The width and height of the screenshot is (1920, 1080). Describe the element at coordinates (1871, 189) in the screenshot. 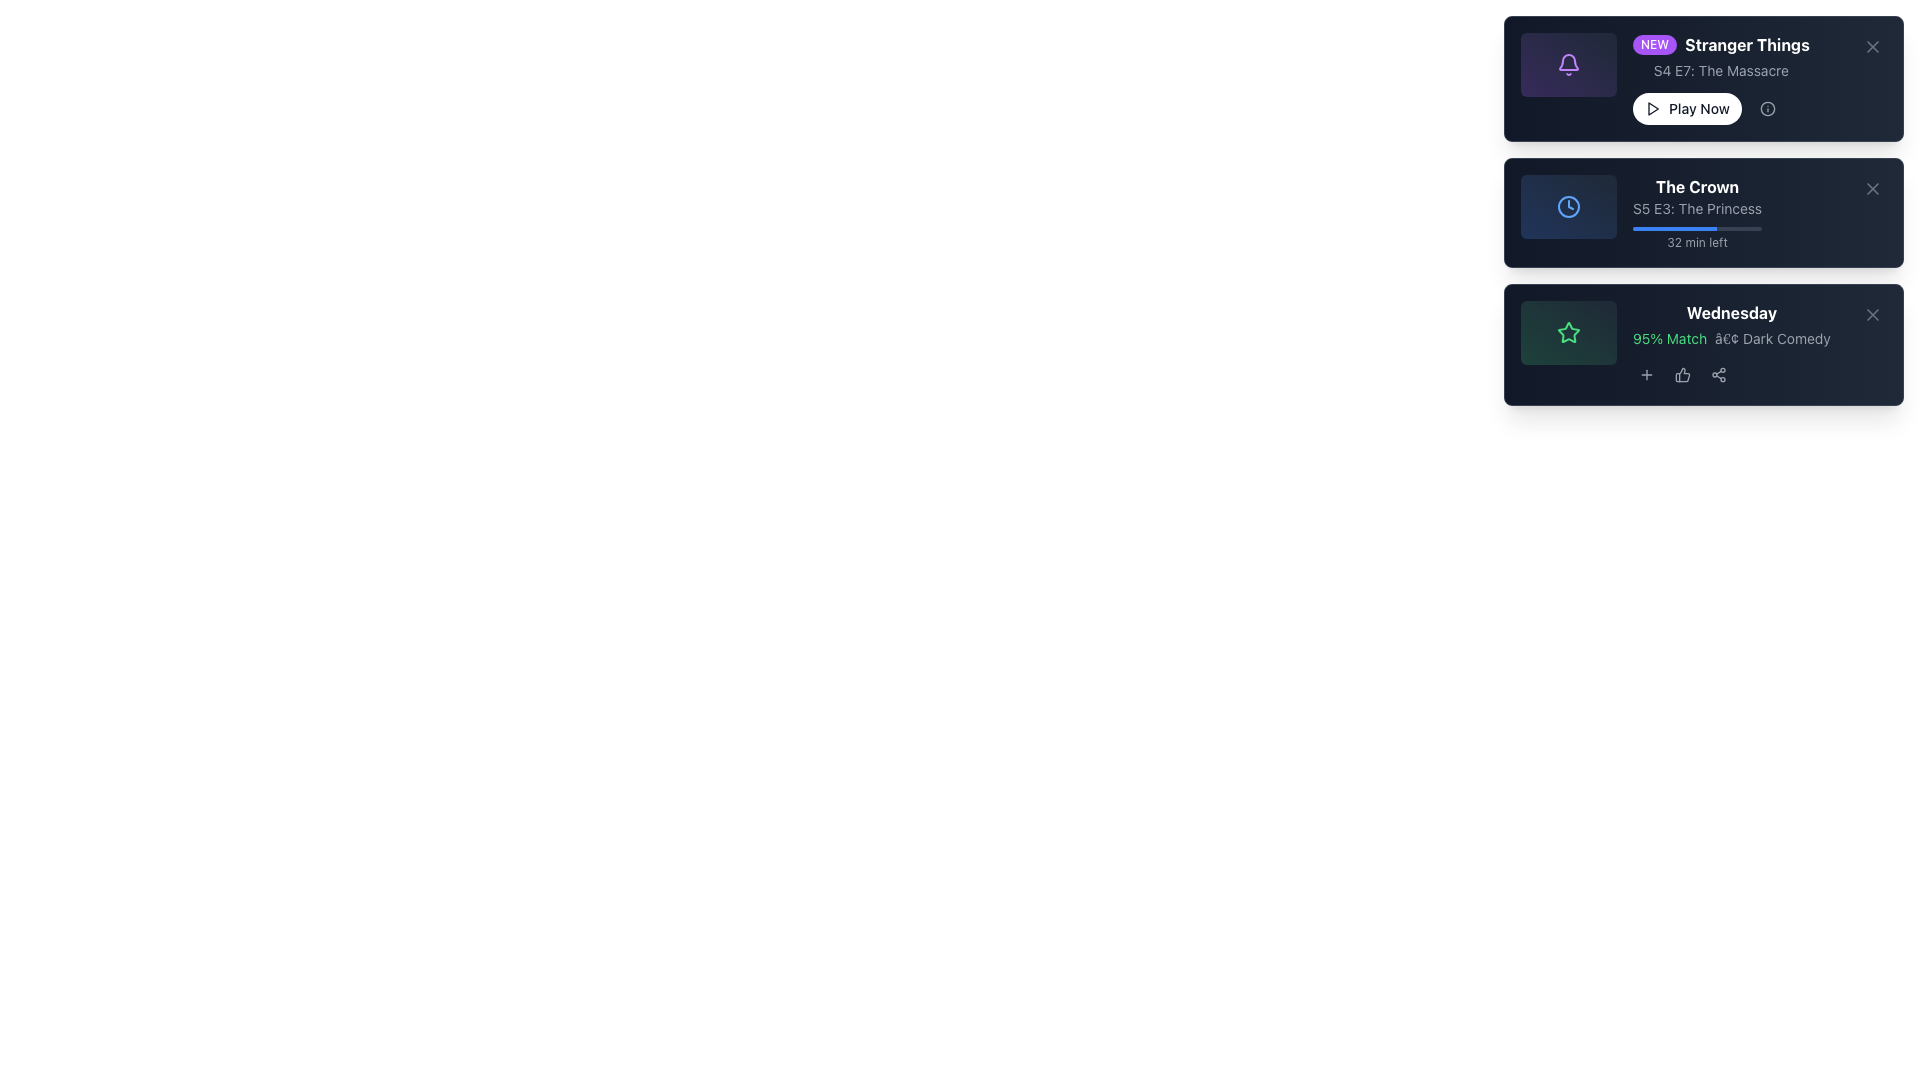

I see `the 'X' Close button located in the far-right corner of the second row labeled 'The Crown'` at that location.